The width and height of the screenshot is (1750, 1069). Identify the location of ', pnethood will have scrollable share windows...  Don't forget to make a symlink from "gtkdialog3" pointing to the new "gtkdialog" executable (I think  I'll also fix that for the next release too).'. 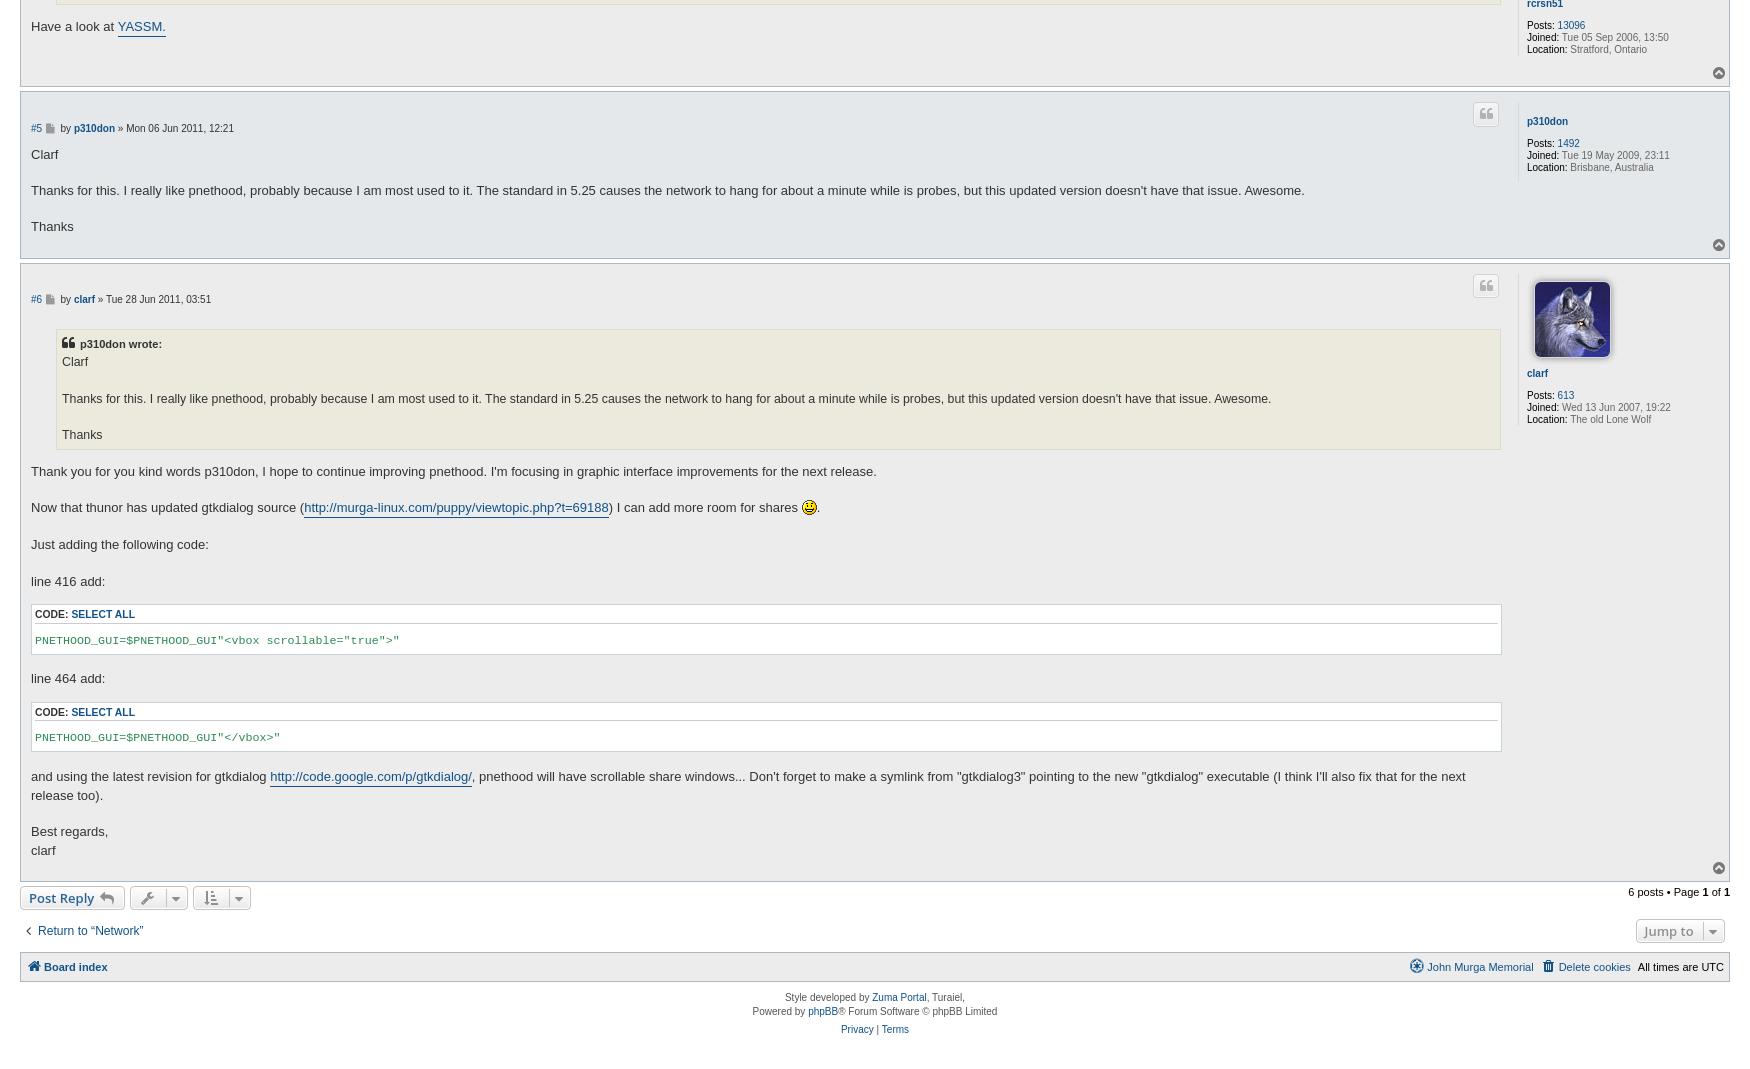
(747, 785).